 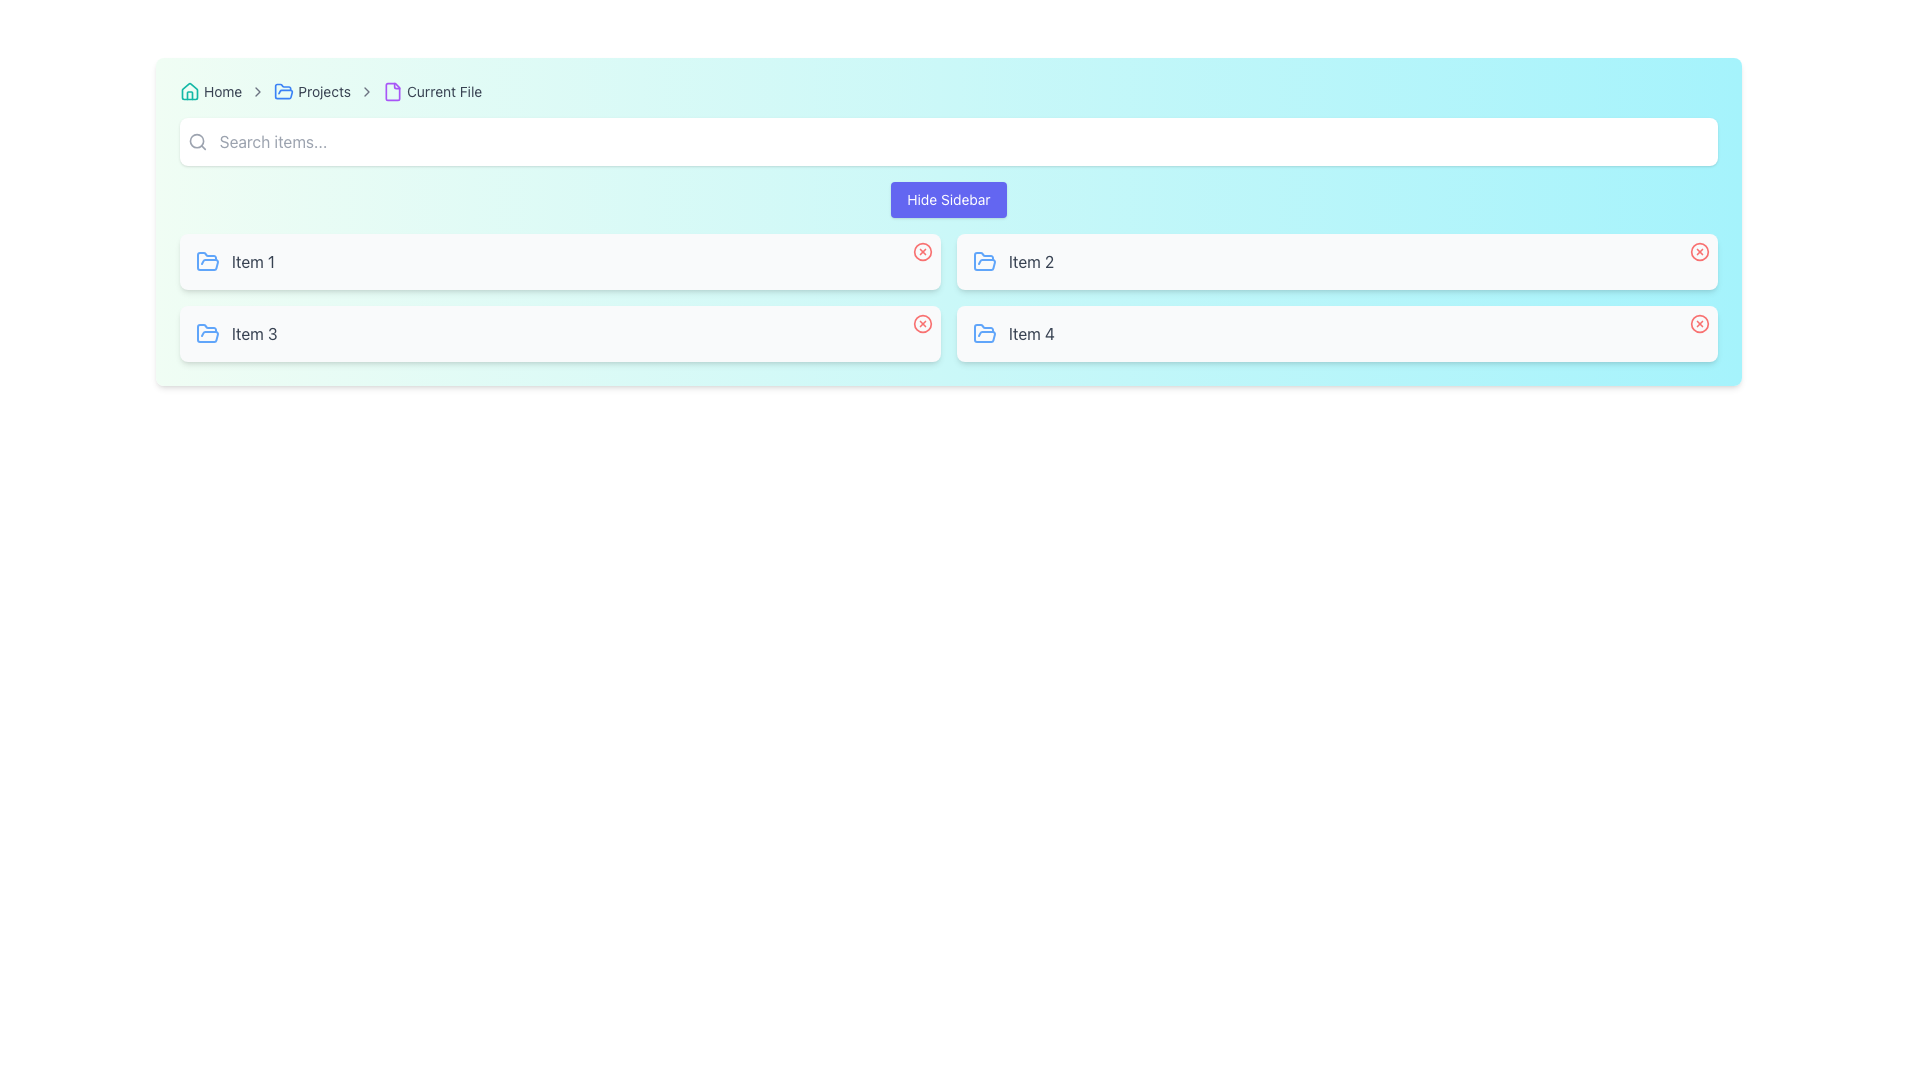 What do you see at coordinates (367, 92) in the screenshot?
I see `the third chevron icon in the breadcrumb navigation bar, which separates the 'Projects' label and the 'Current File' label, serving as a visual cue for hierarchy` at bounding box center [367, 92].